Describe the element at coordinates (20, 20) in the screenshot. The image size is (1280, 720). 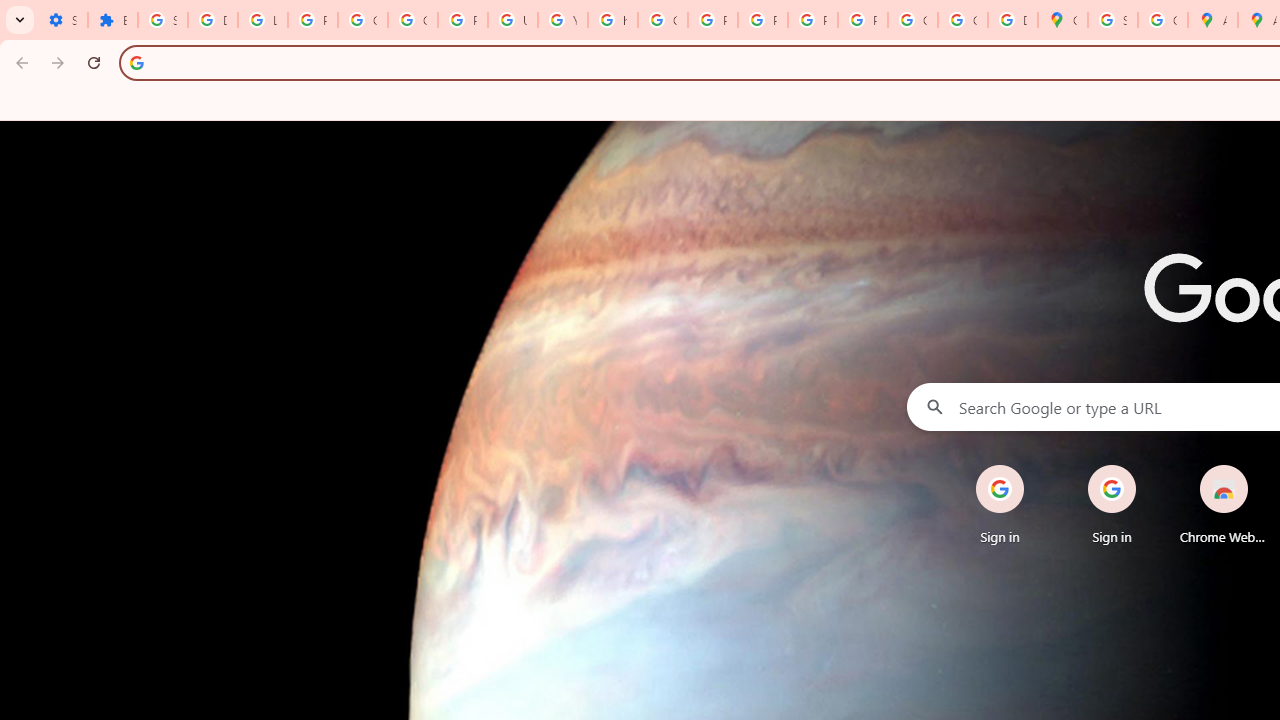
I see `'Search tabs'` at that location.